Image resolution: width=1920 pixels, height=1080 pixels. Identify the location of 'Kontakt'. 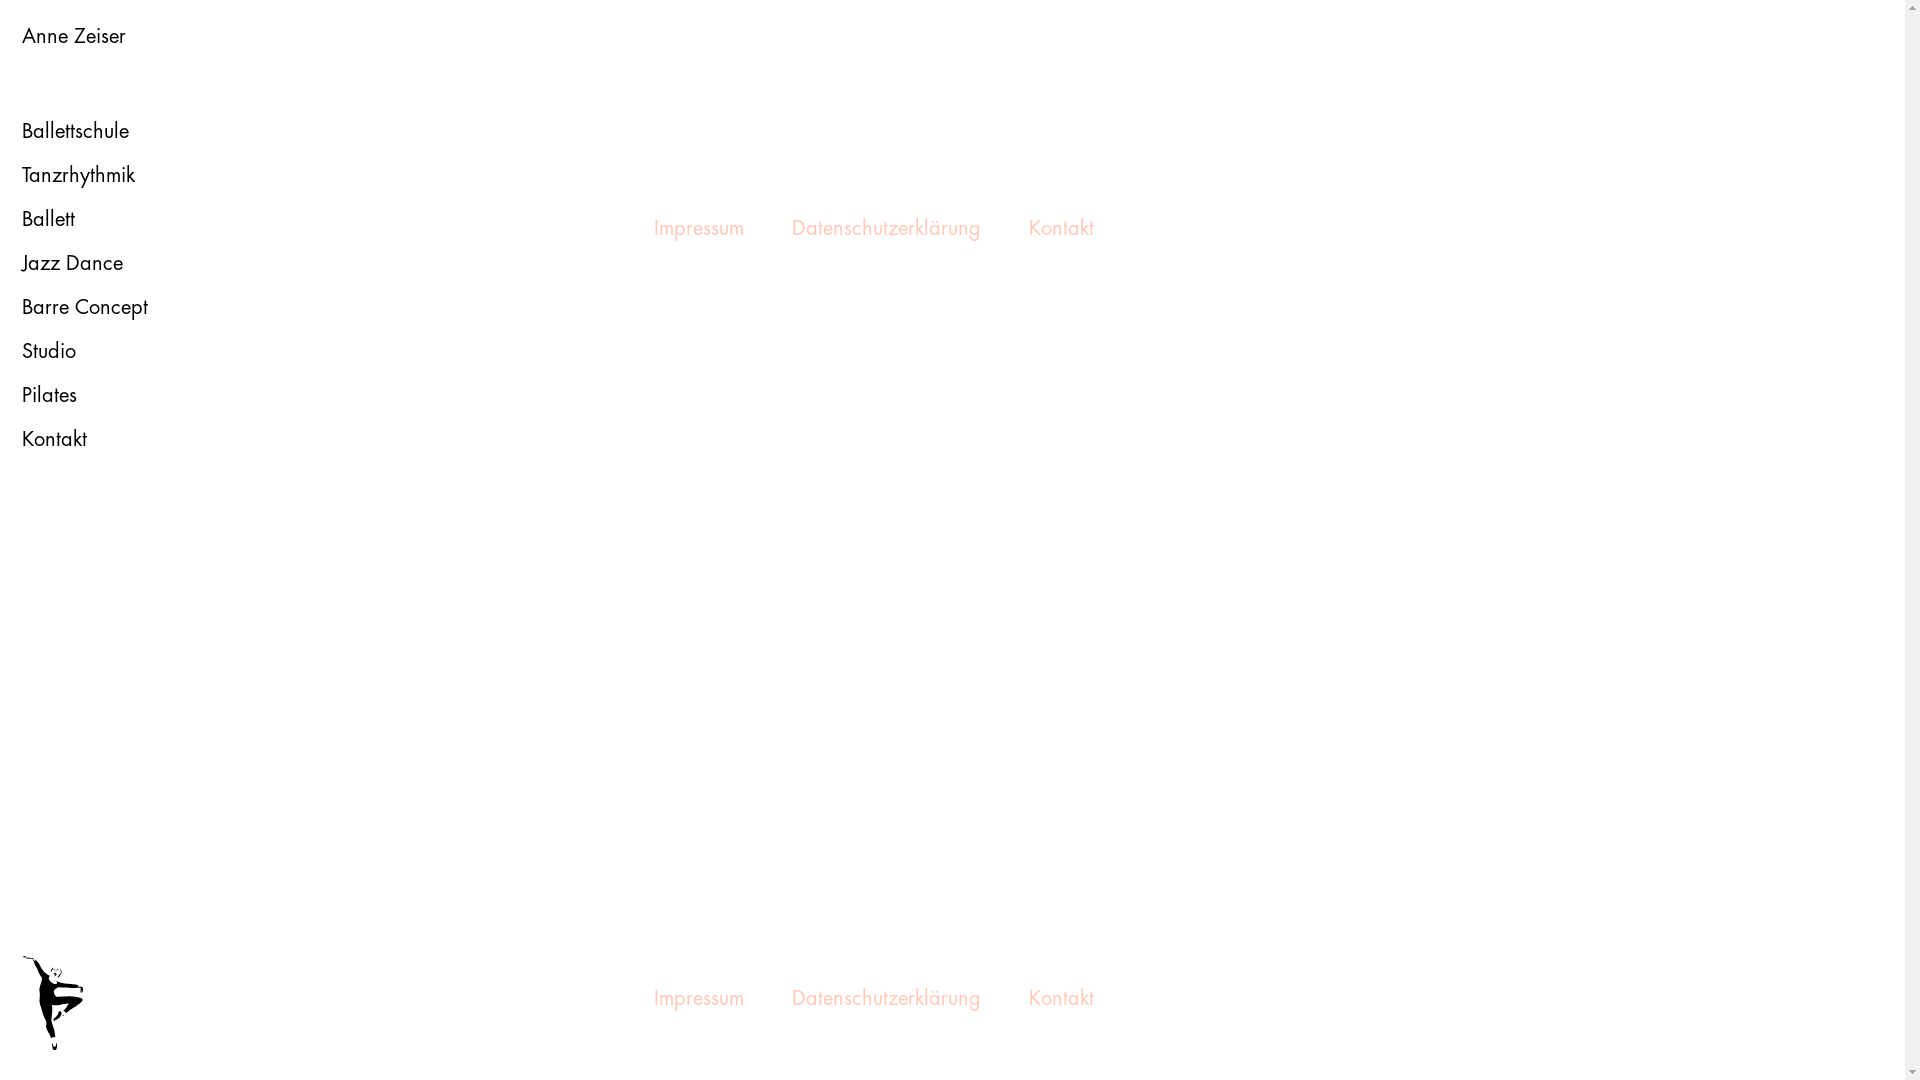
(1060, 998).